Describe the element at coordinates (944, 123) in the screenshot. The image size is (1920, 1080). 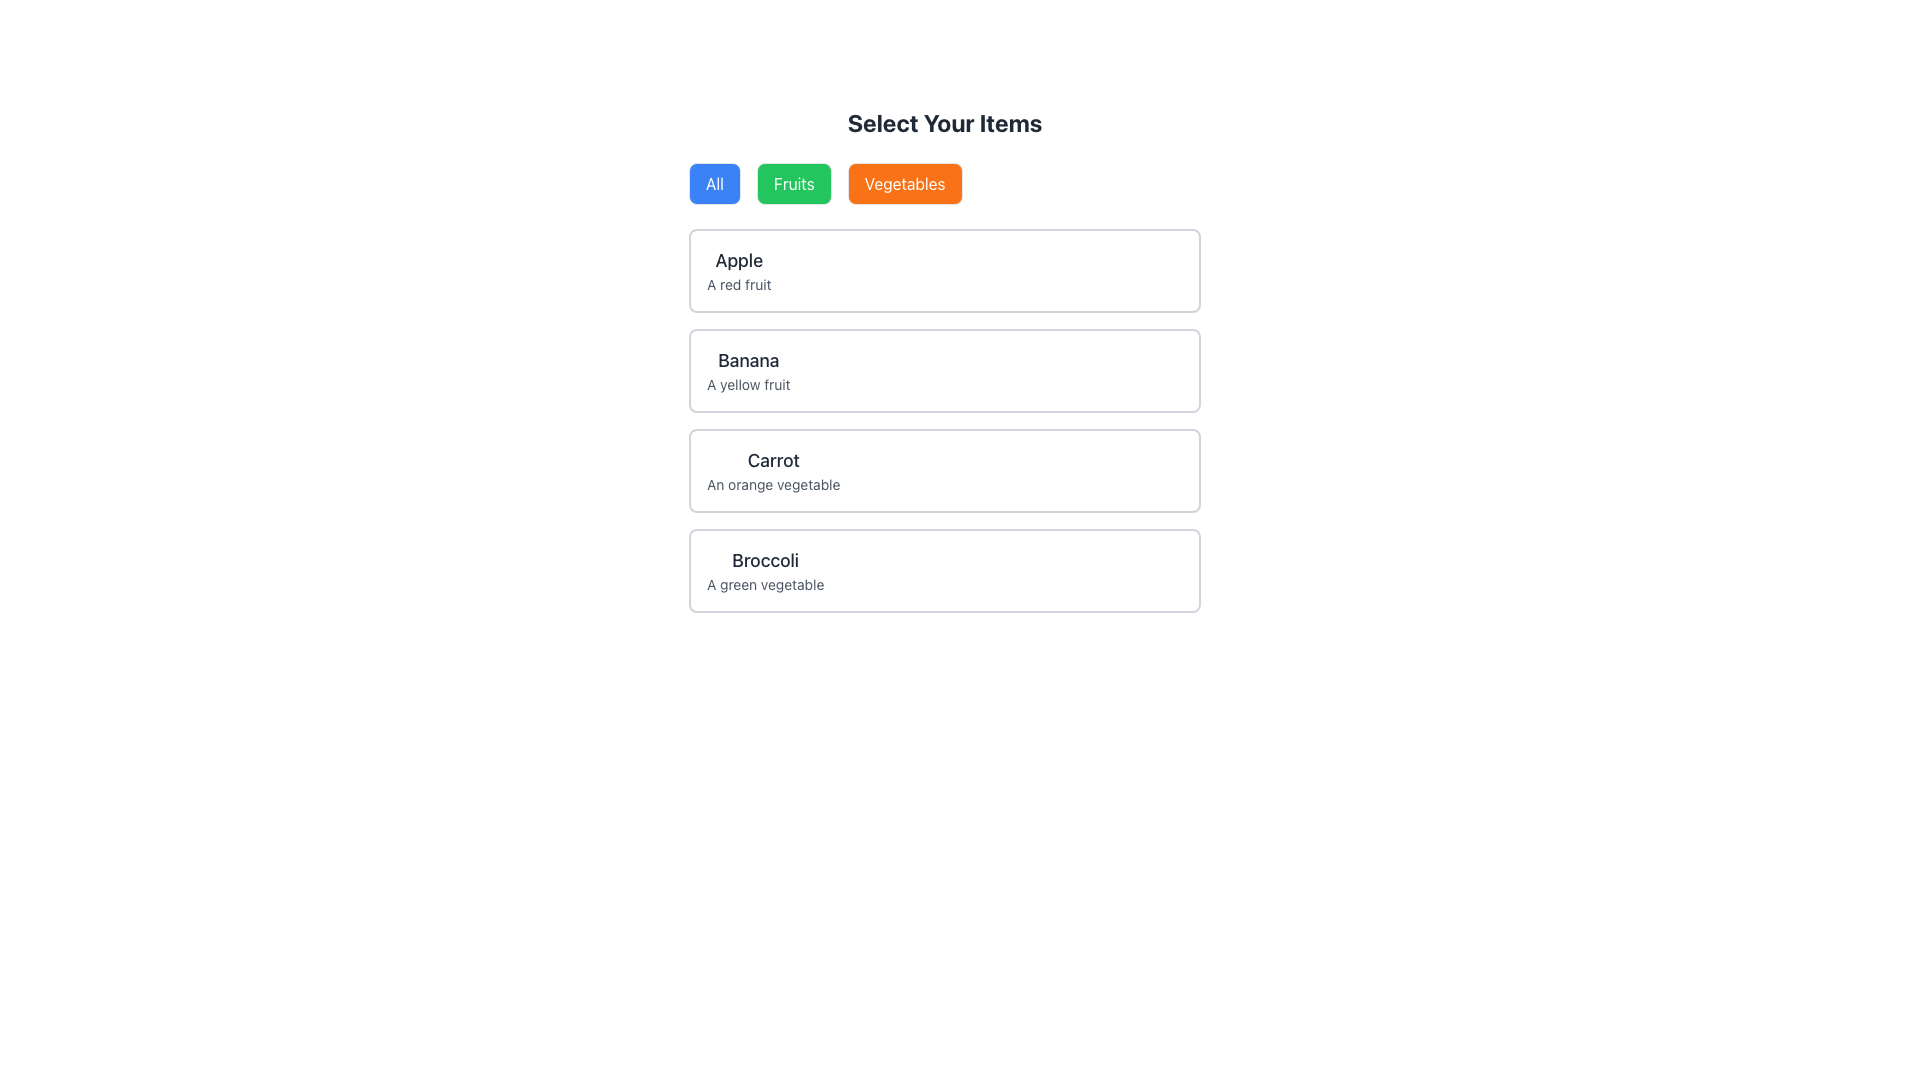
I see `the Header Text element that indicates the purpose of the section, directing users to select items from the available options below` at that location.